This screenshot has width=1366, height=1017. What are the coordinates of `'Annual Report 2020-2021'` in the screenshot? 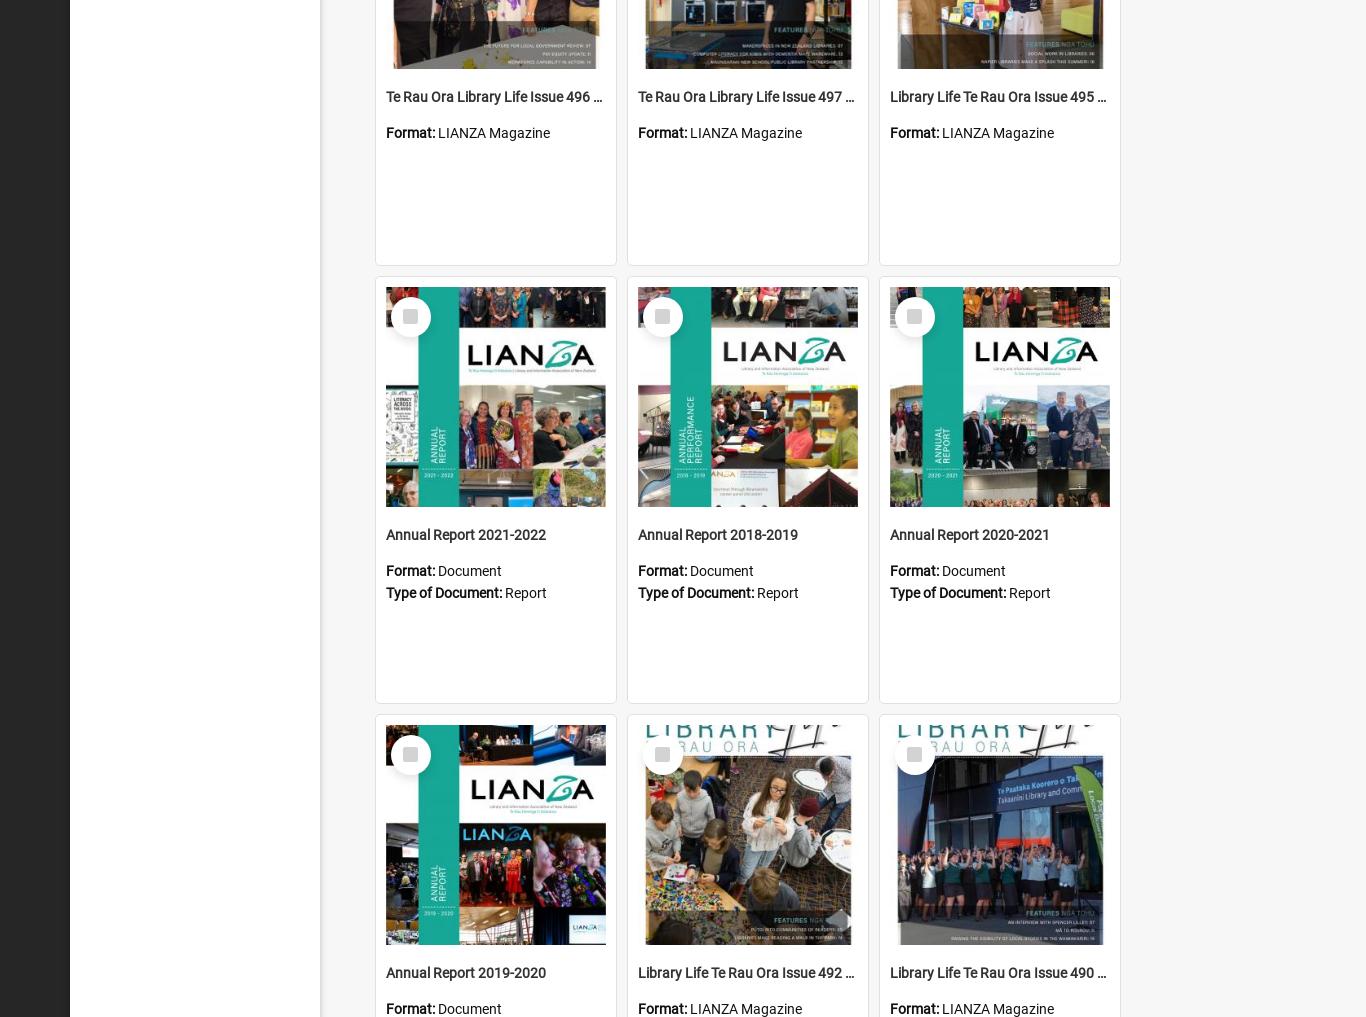 It's located at (969, 535).